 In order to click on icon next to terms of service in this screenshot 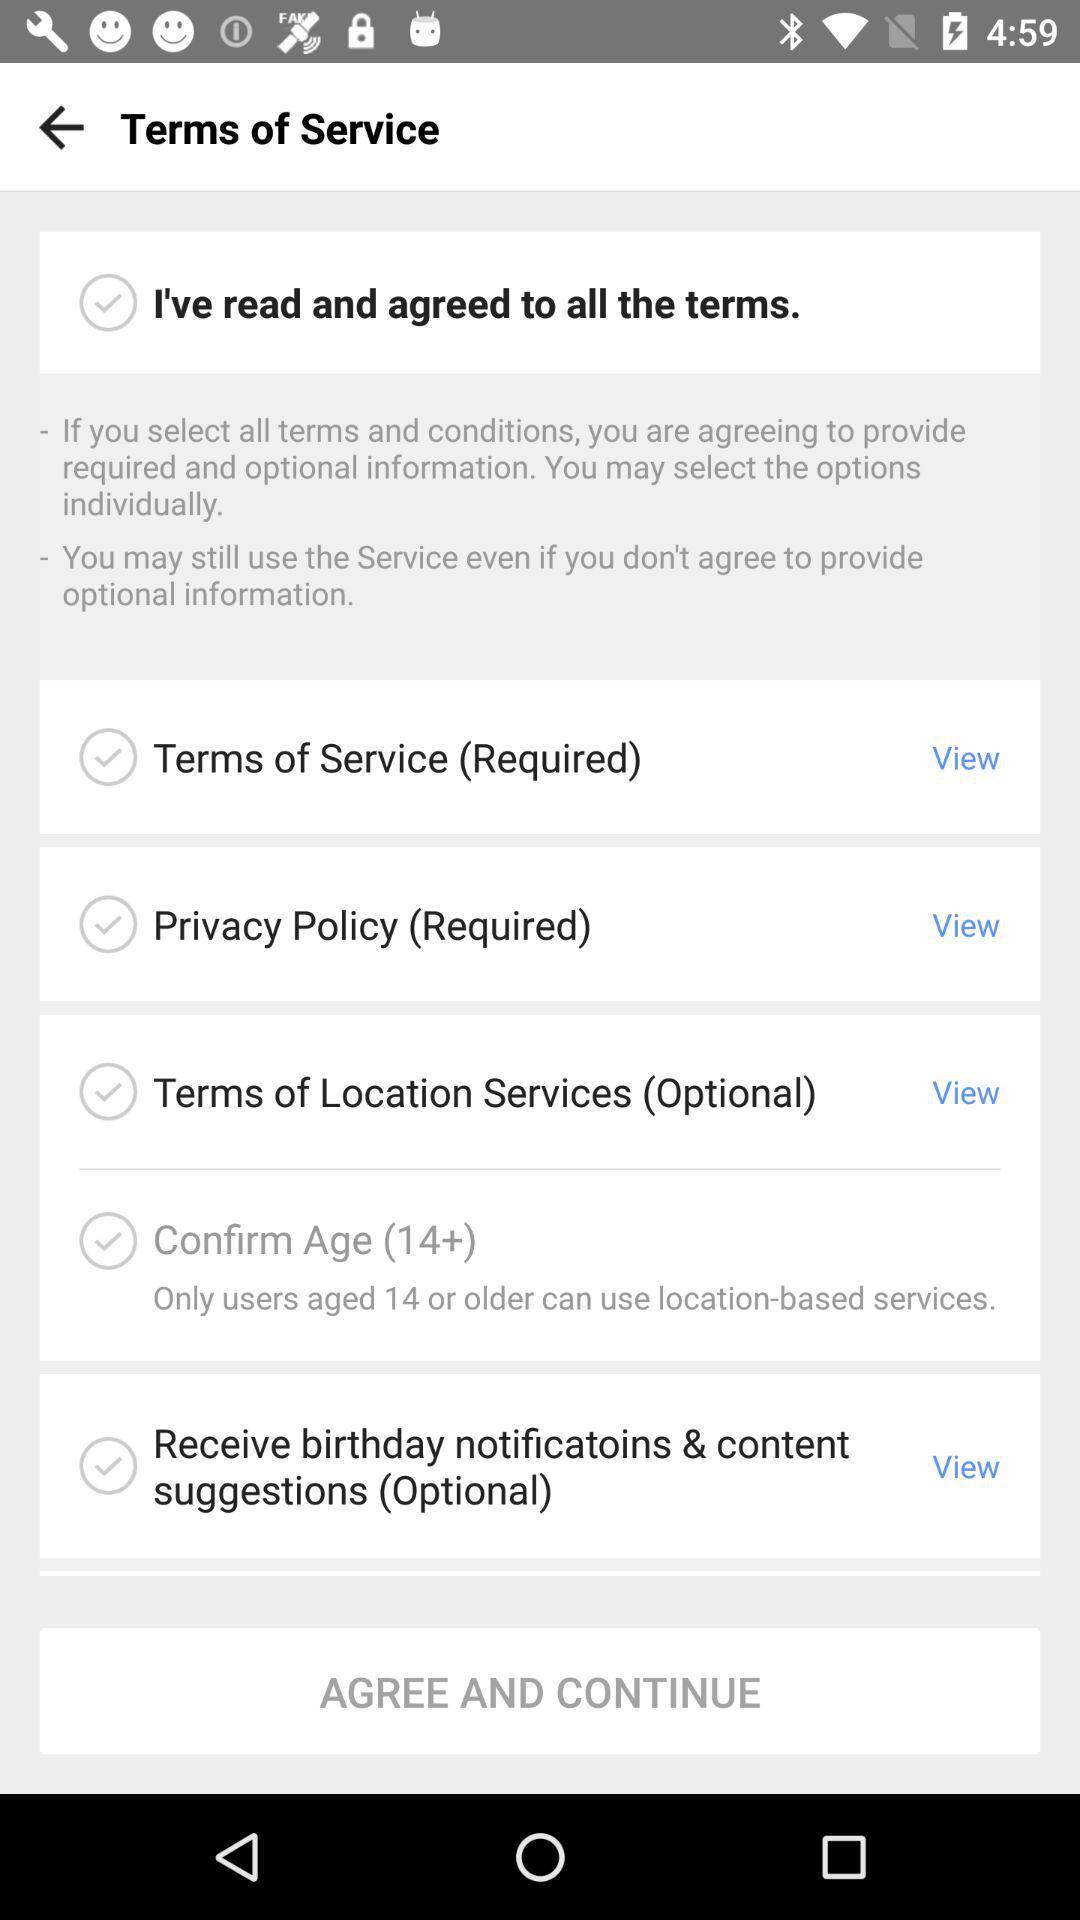, I will do `click(53, 126)`.